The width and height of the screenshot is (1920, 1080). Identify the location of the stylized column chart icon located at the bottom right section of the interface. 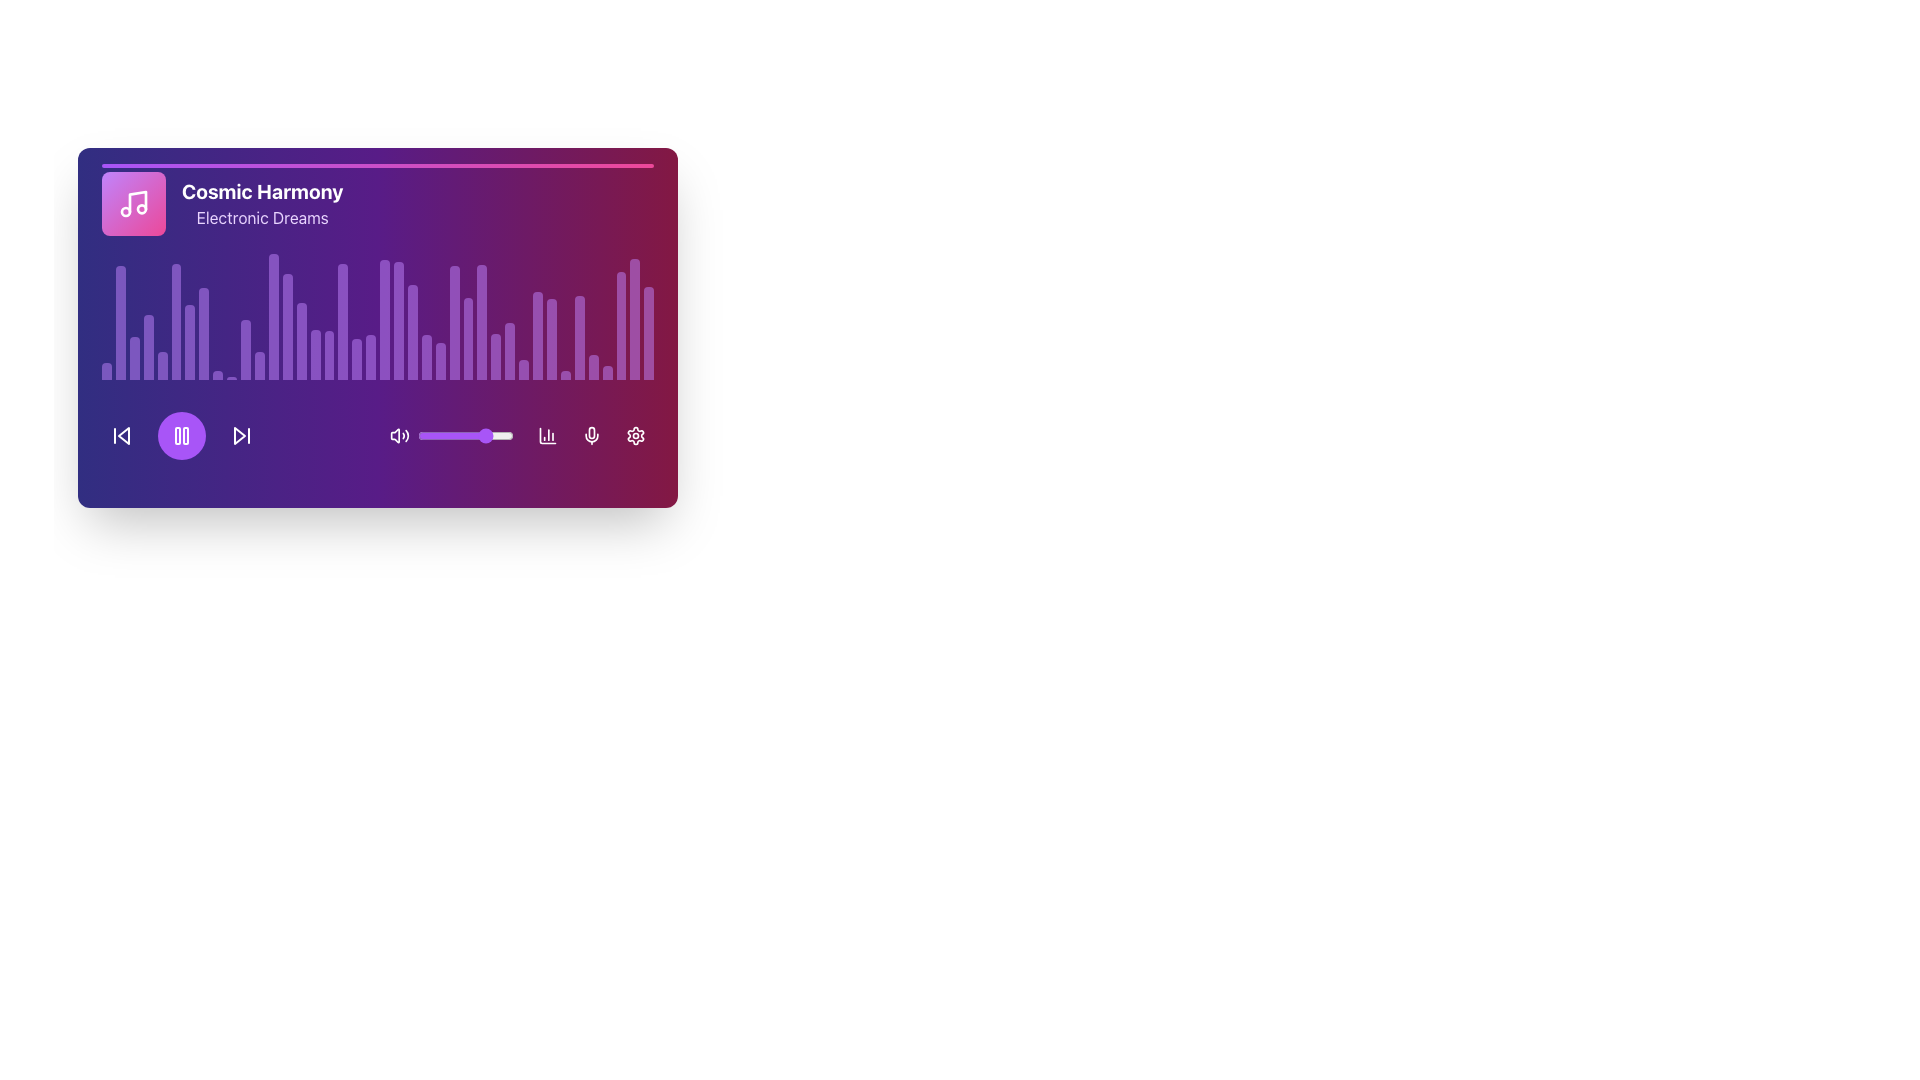
(547, 434).